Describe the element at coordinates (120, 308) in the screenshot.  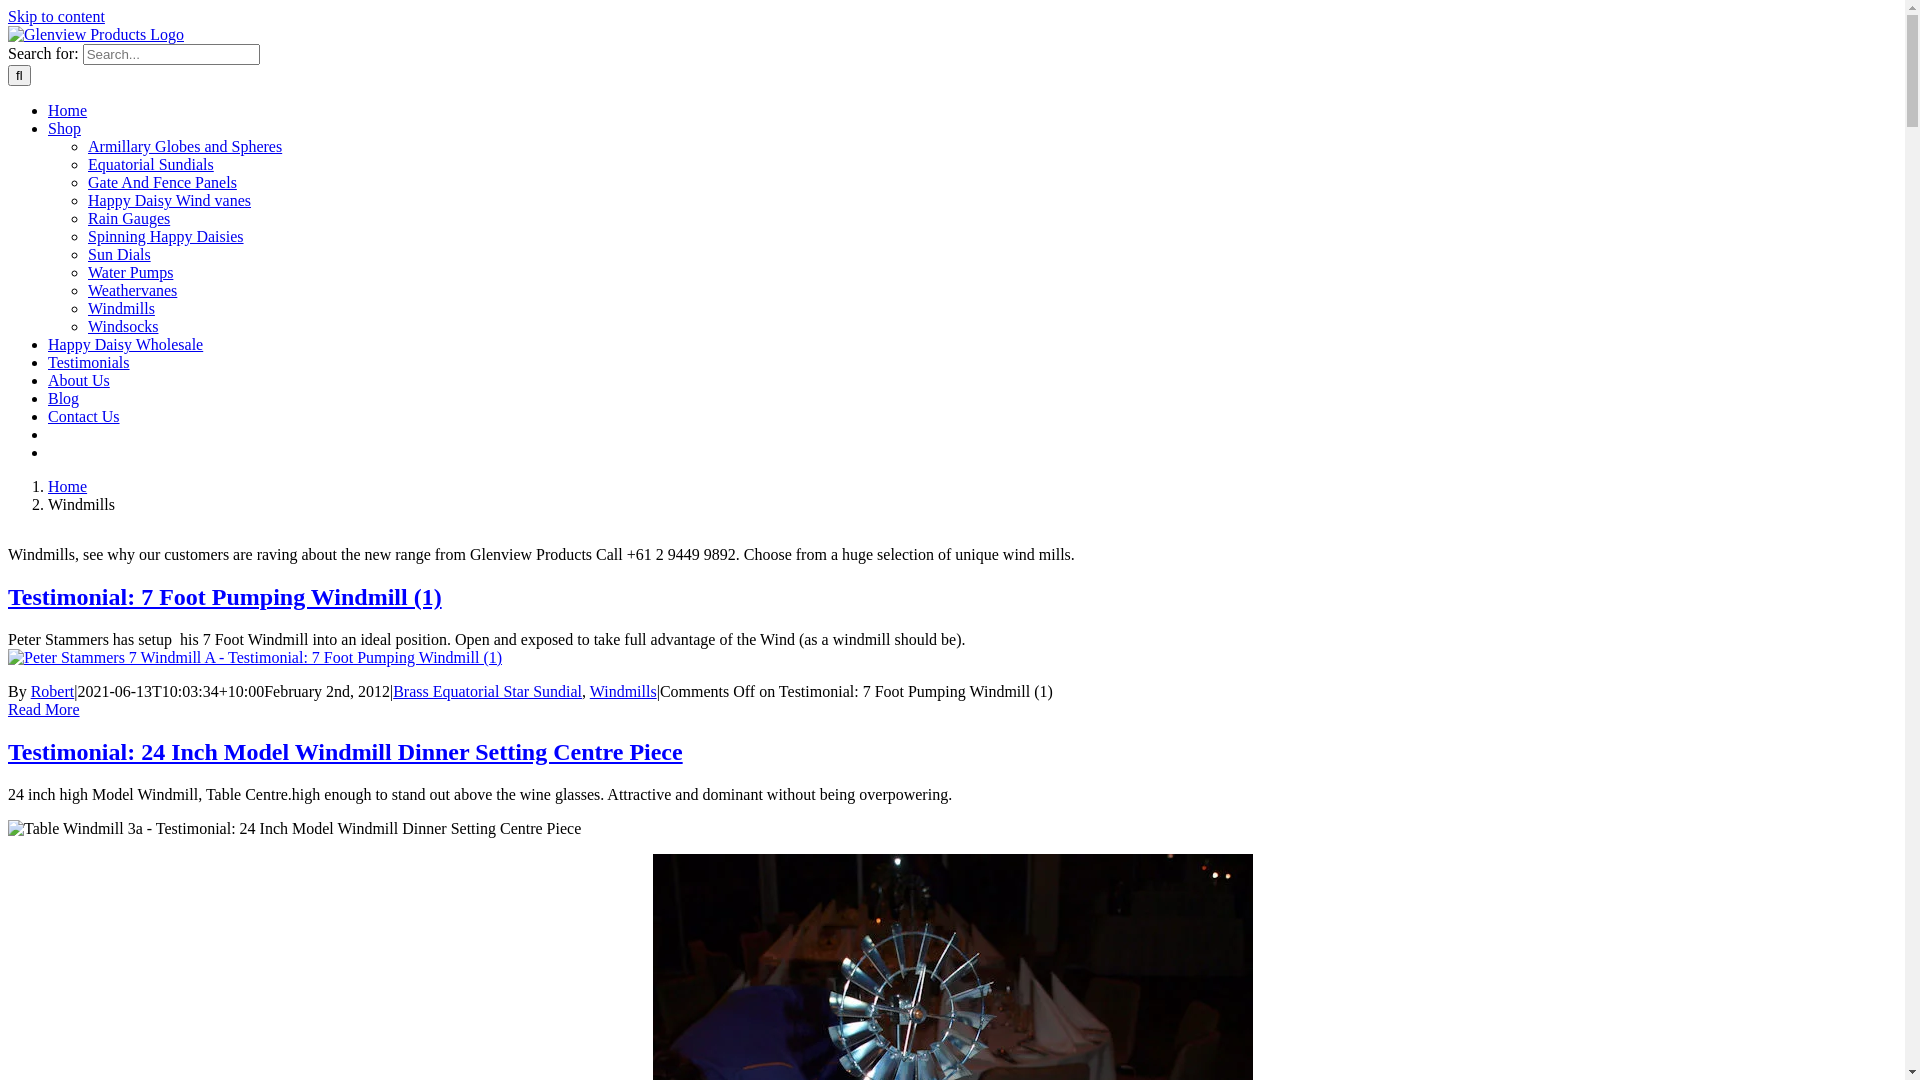
I see `'Windmills'` at that location.